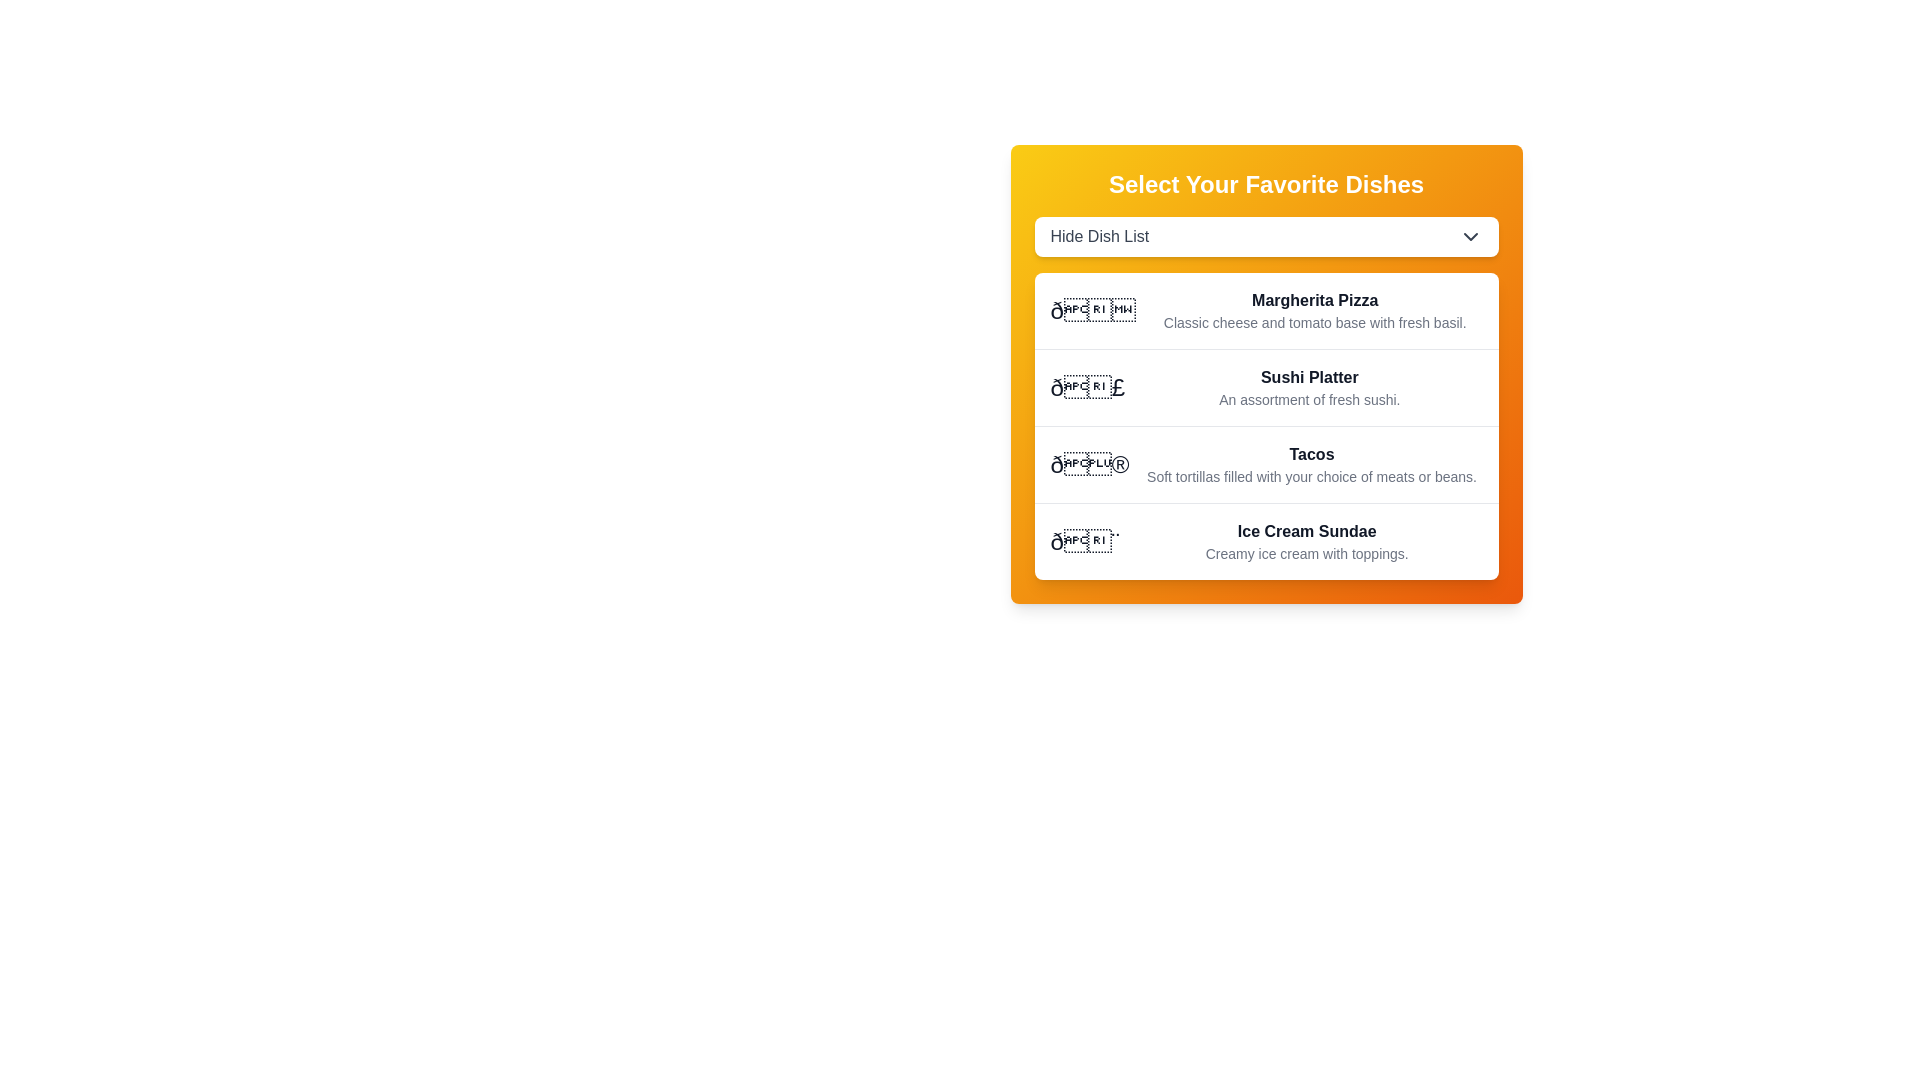 This screenshot has width=1920, height=1080. I want to click on text content block titled 'Tacos' which contains the description 'Soft tortillas filled with your choice of meats or beans.' This block is the third item under the section 'Select Your Favorite Dishes', so click(1311, 465).